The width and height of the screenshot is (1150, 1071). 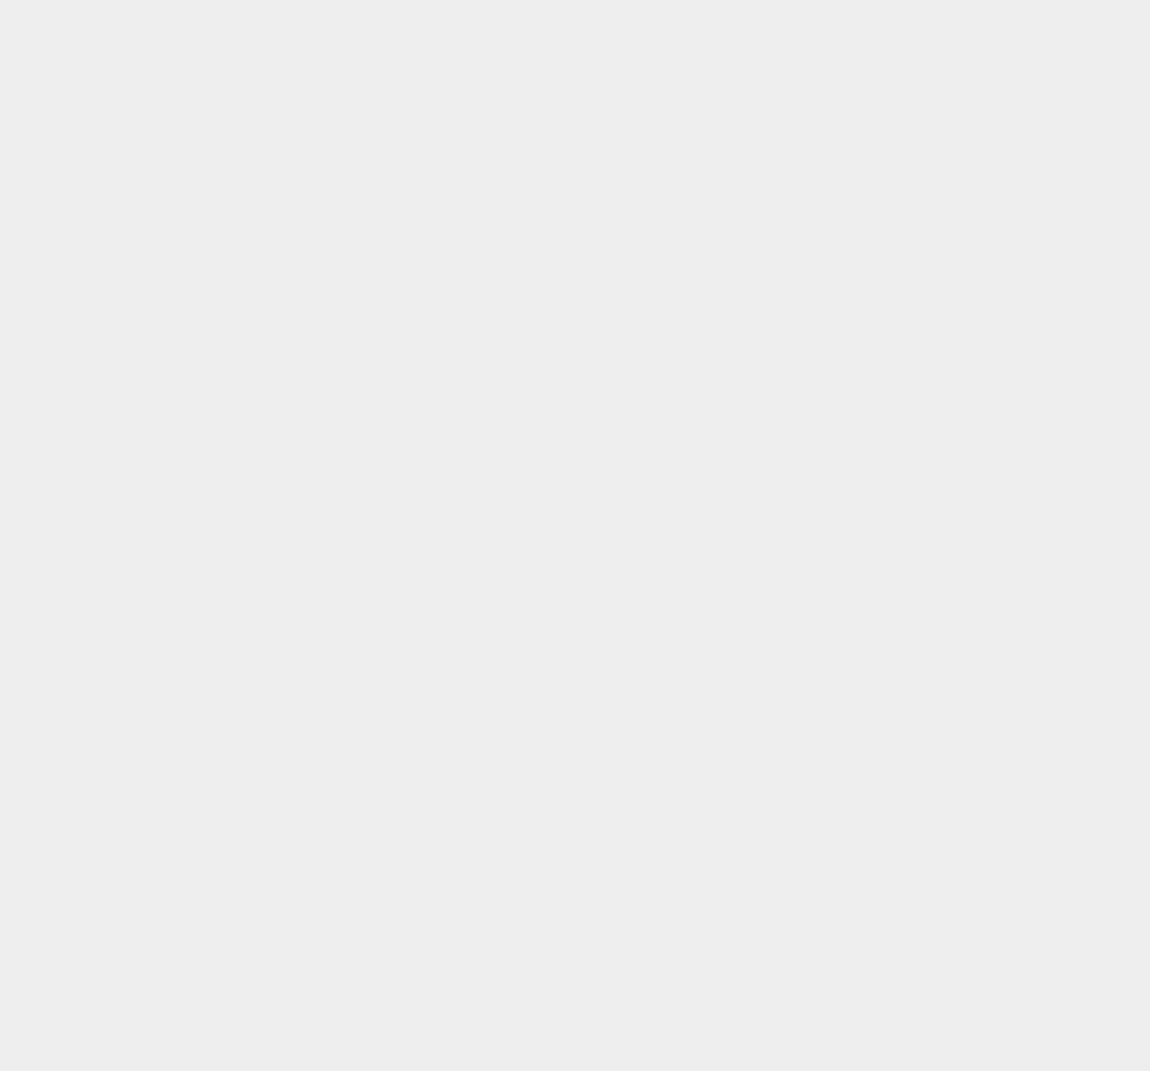 I want to click on 'Search Engine Results', so click(x=812, y=794).